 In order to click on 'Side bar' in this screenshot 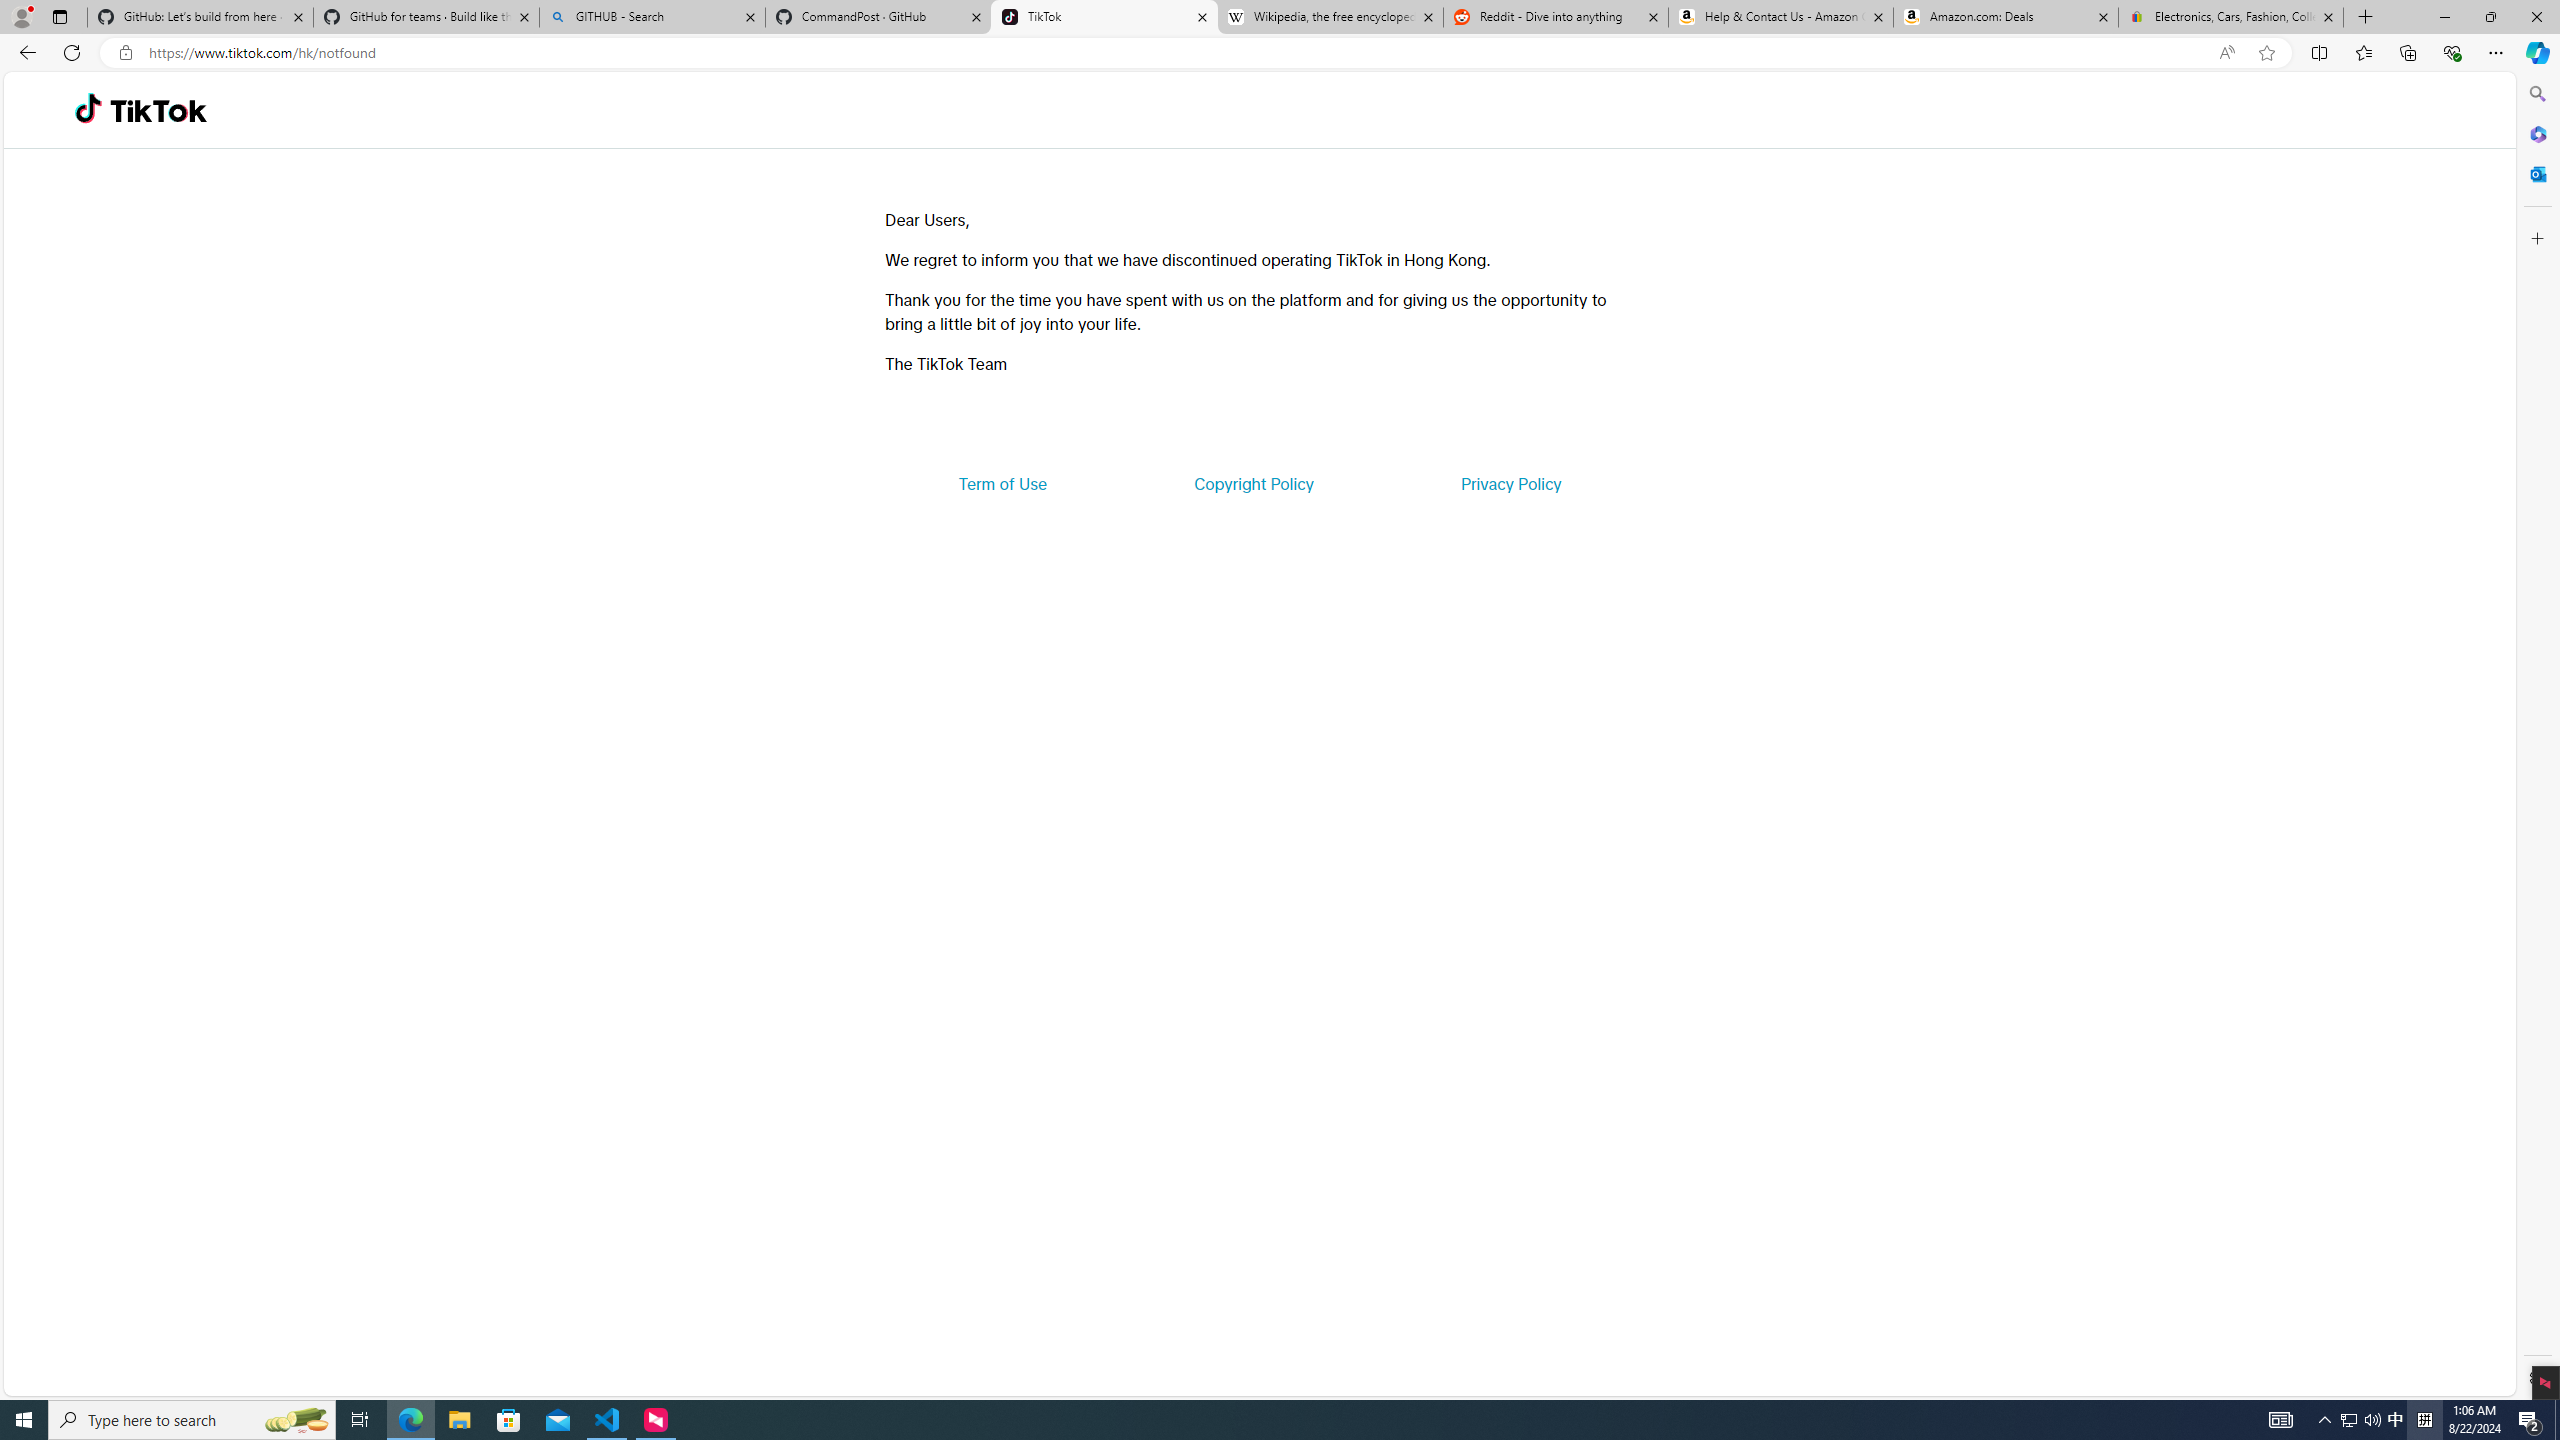, I will do `click(2537, 735)`.